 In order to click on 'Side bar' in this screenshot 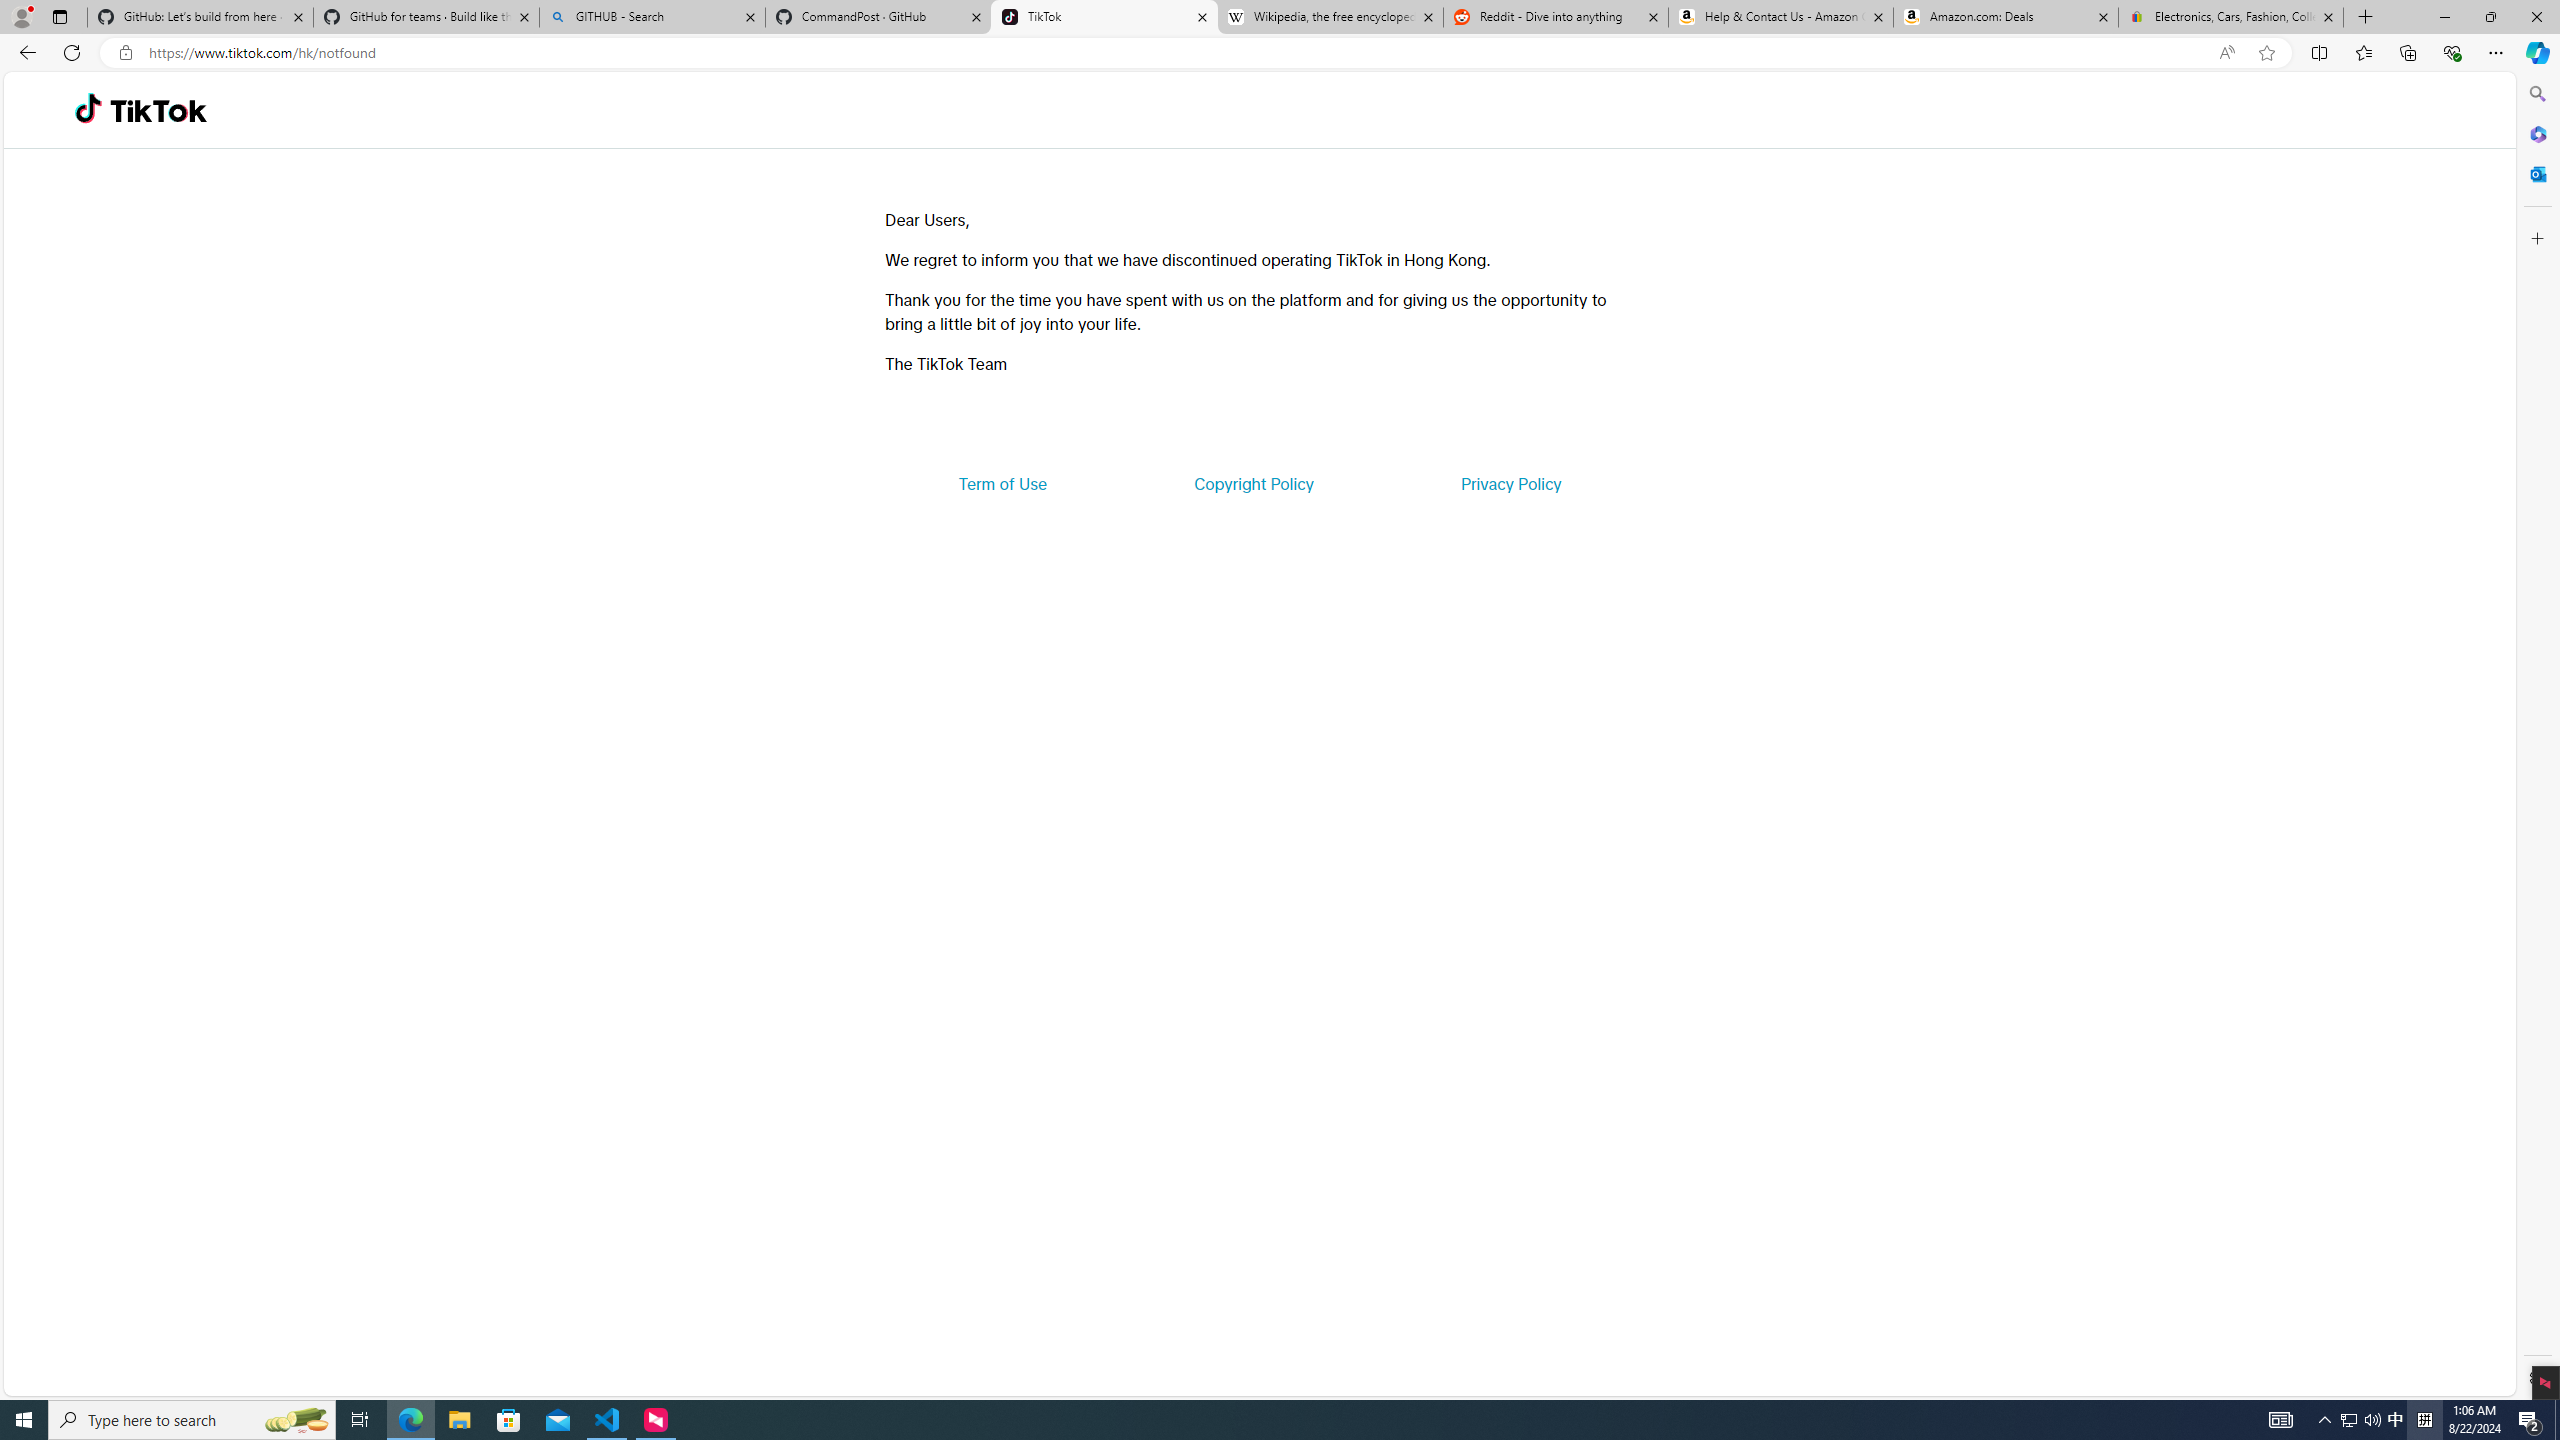, I will do `click(2537, 735)`.